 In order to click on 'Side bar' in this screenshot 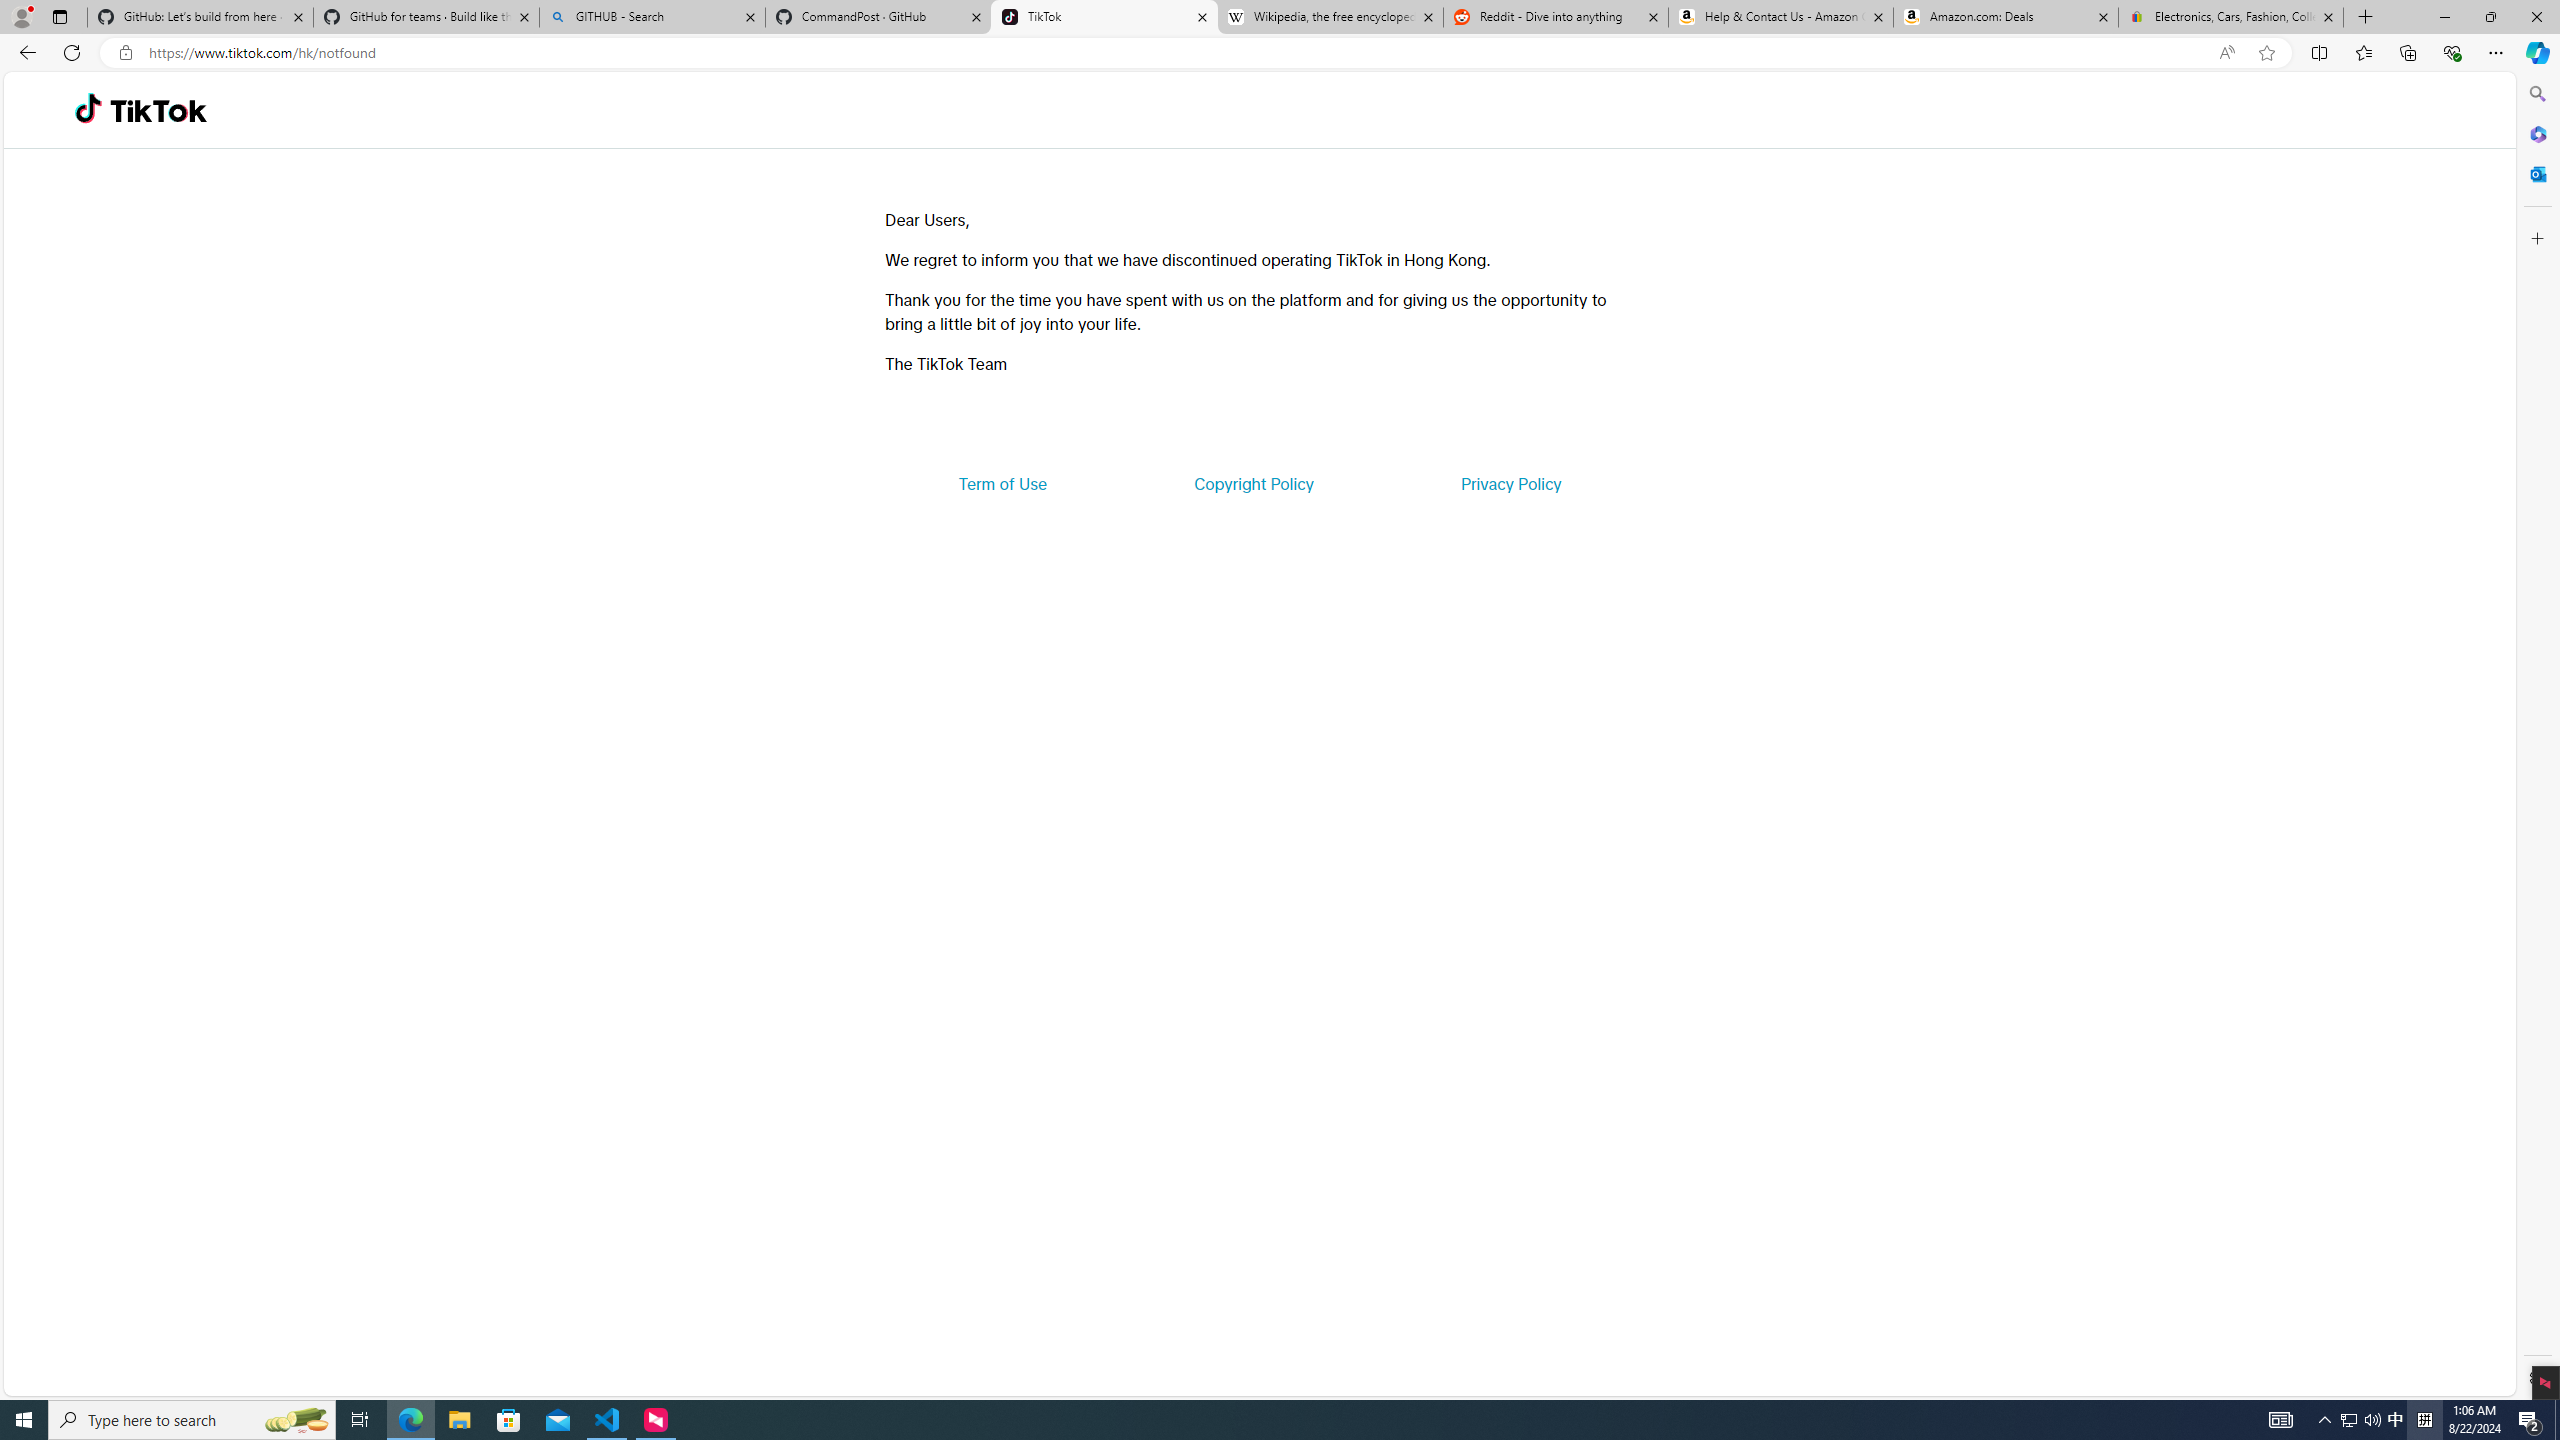, I will do `click(2537, 735)`.